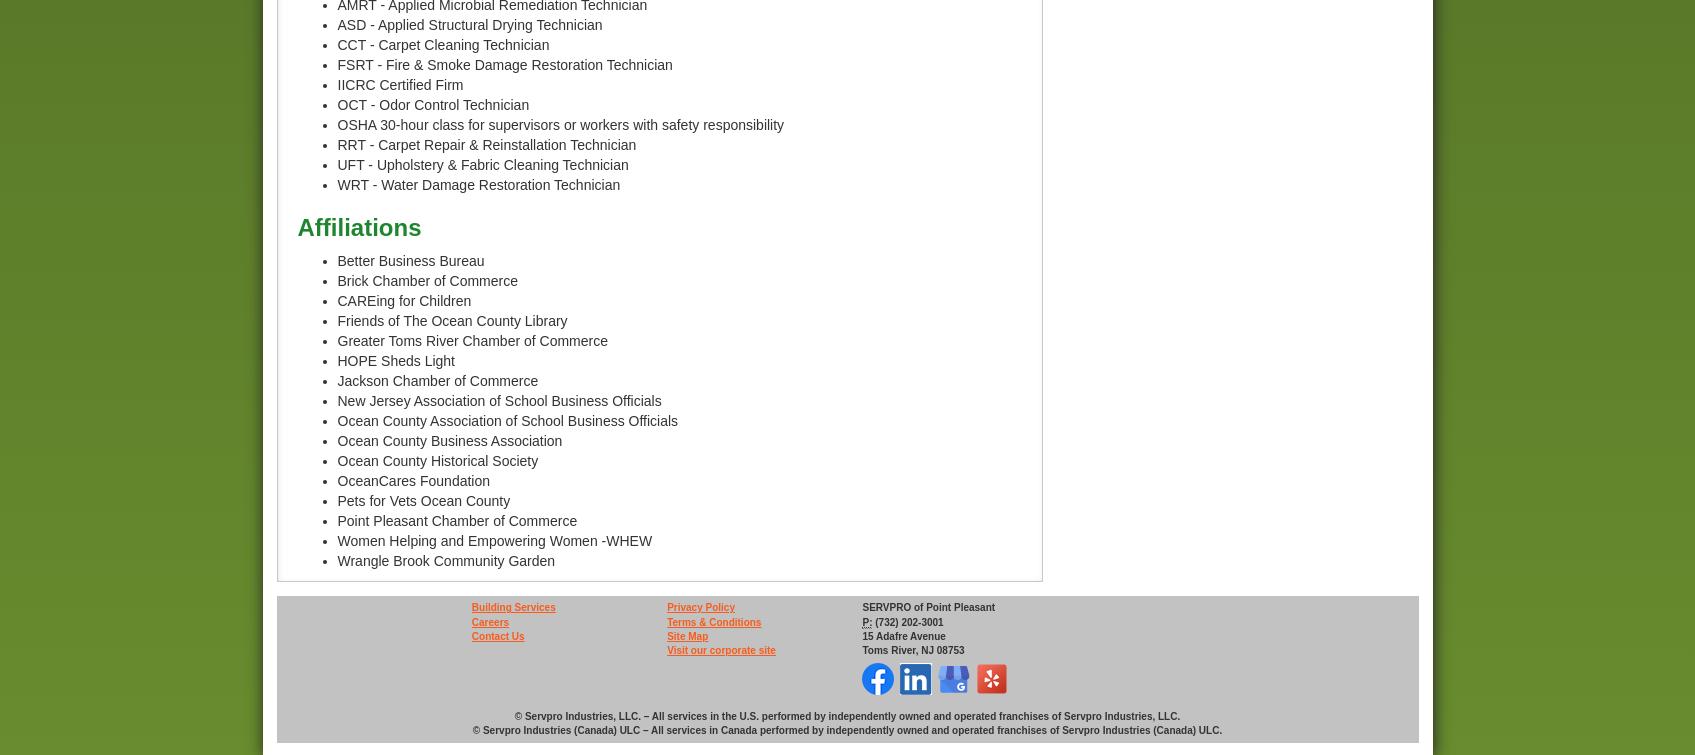 Image resolution: width=1695 pixels, height=755 pixels. What do you see at coordinates (335, 520) in the screenshot?
I see `'Point Pleasant Chamber of Commerce'` at bounding box center [335, 520].